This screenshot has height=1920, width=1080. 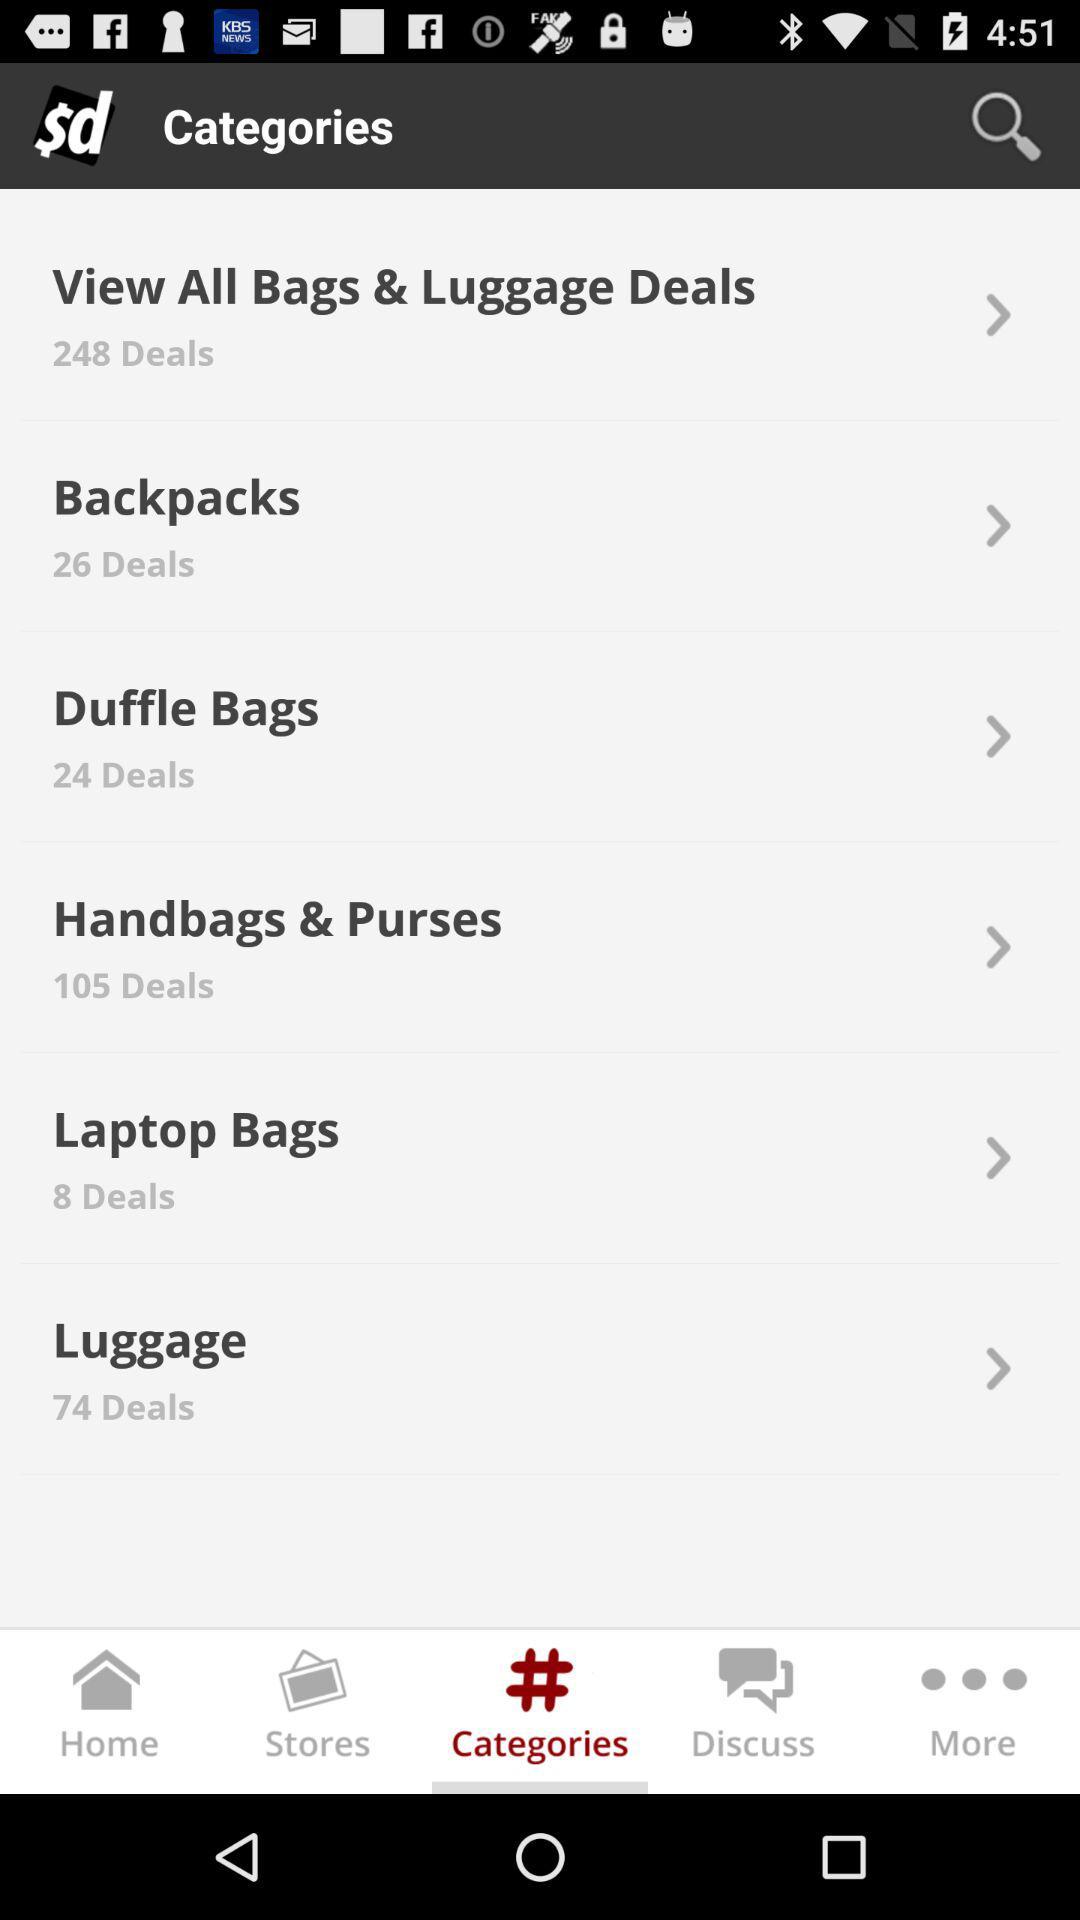 I want to click on the button in the second option, so click(x=995, y=526).